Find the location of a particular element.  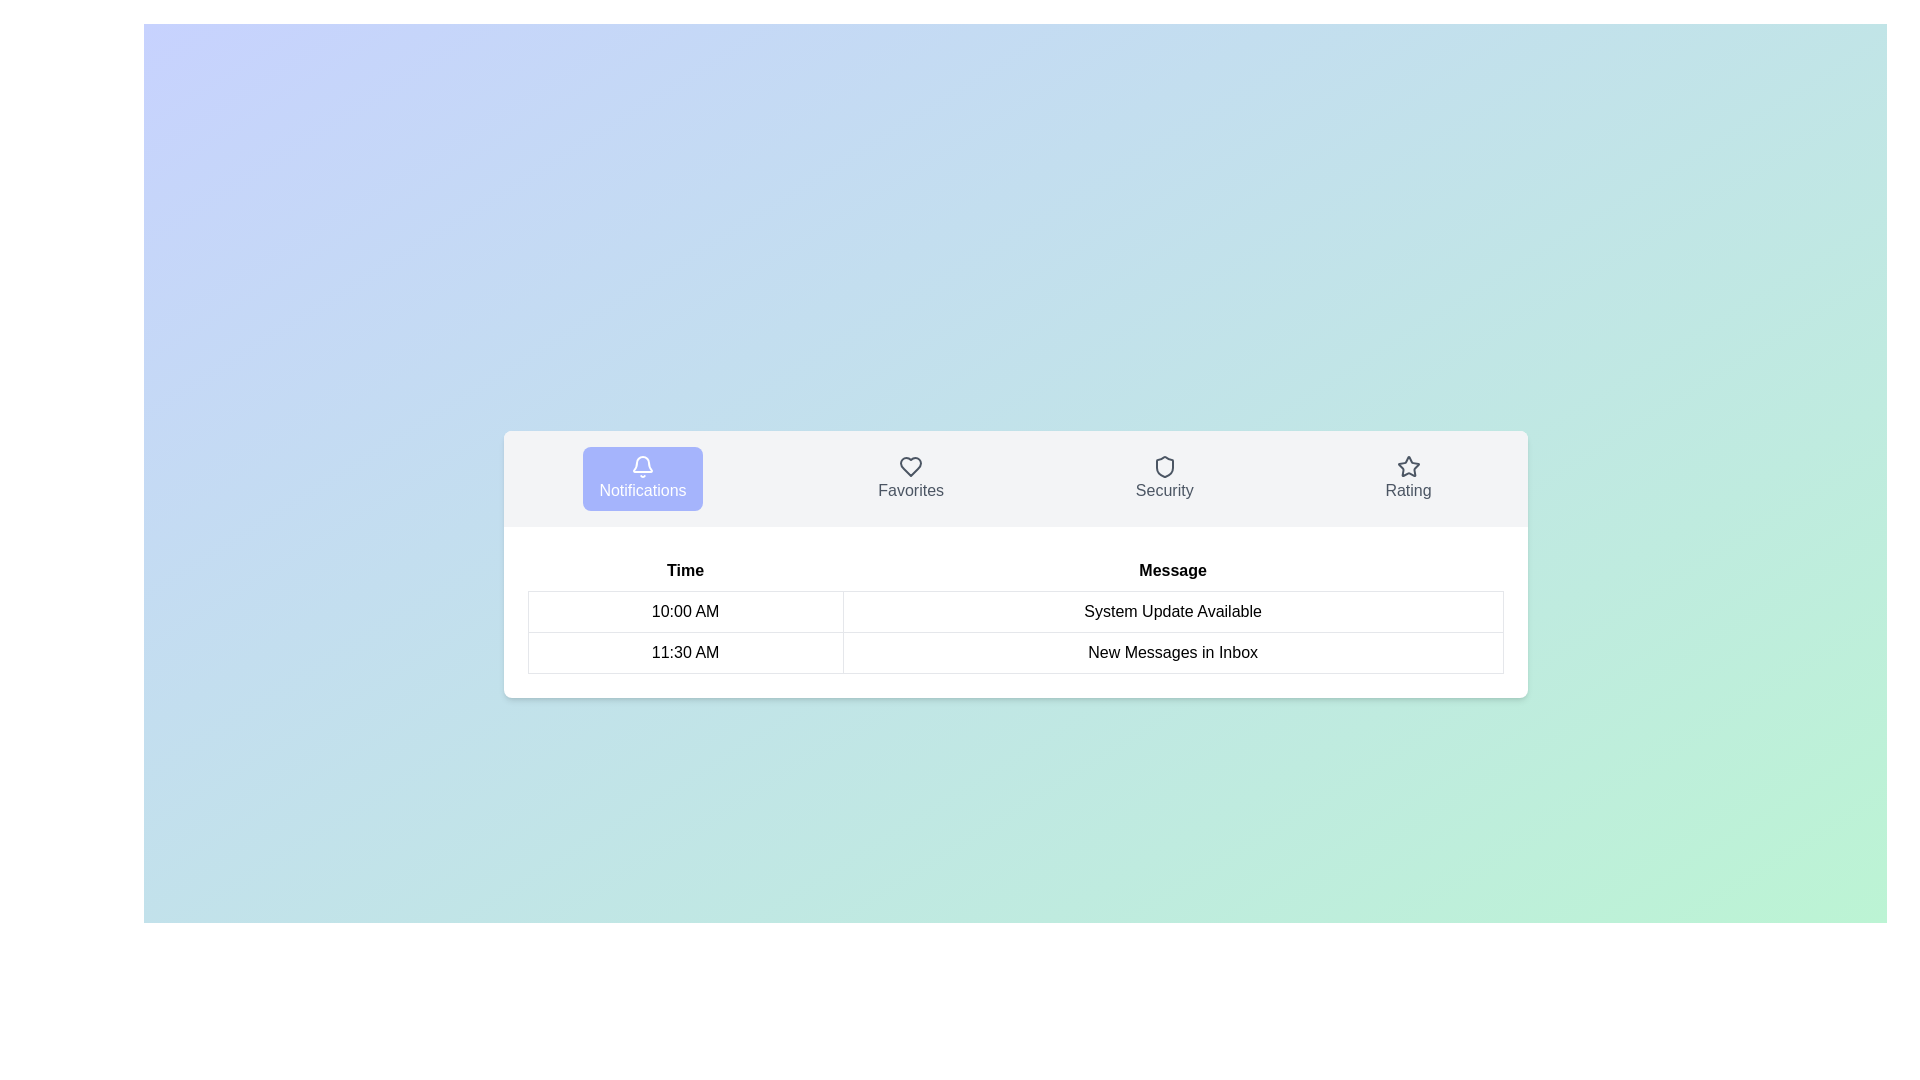

the 'Favorites' button, which has a heart icon and is located between the 'Notifications' and 'Security' buttons is located at coordinates (910, 478).